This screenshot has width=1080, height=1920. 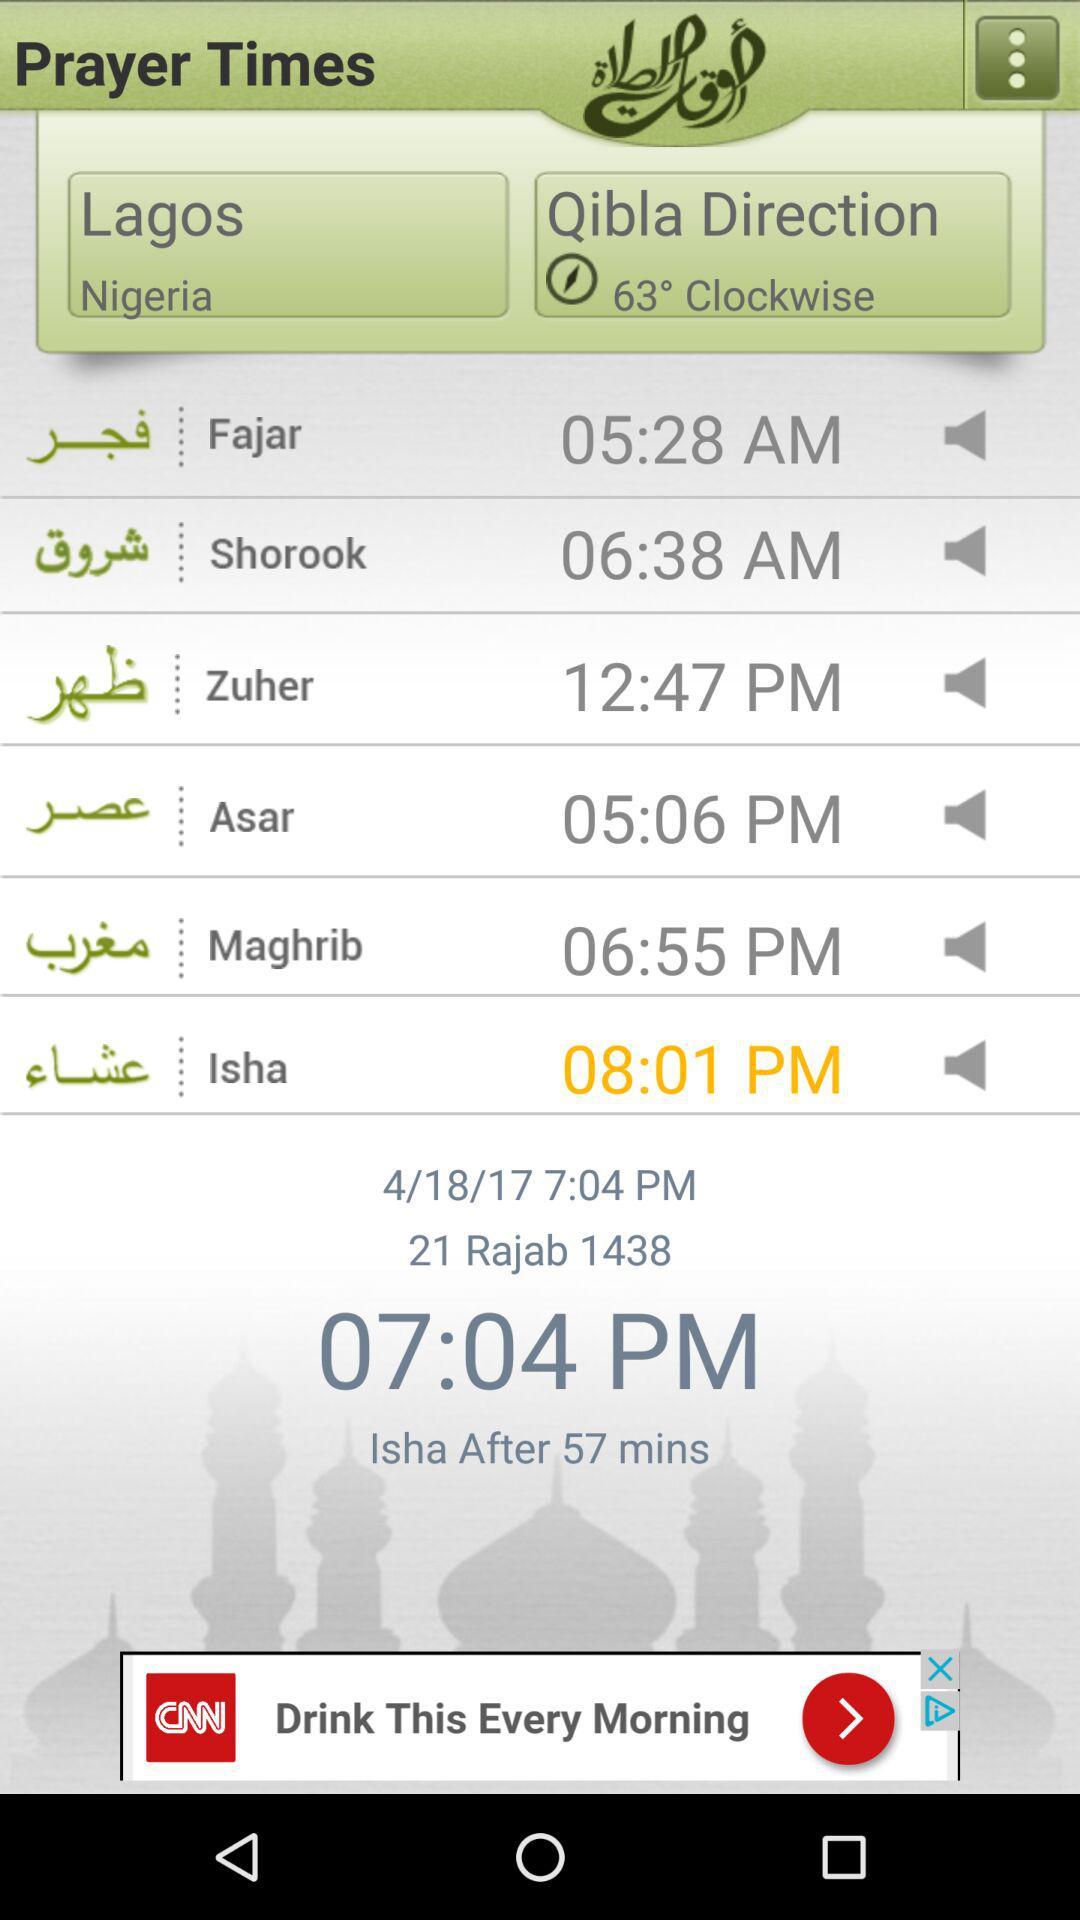 What do you see at coordinates (981, 874) in the screenshot?
I see `the volume icon` at bounding box center [981, 874].